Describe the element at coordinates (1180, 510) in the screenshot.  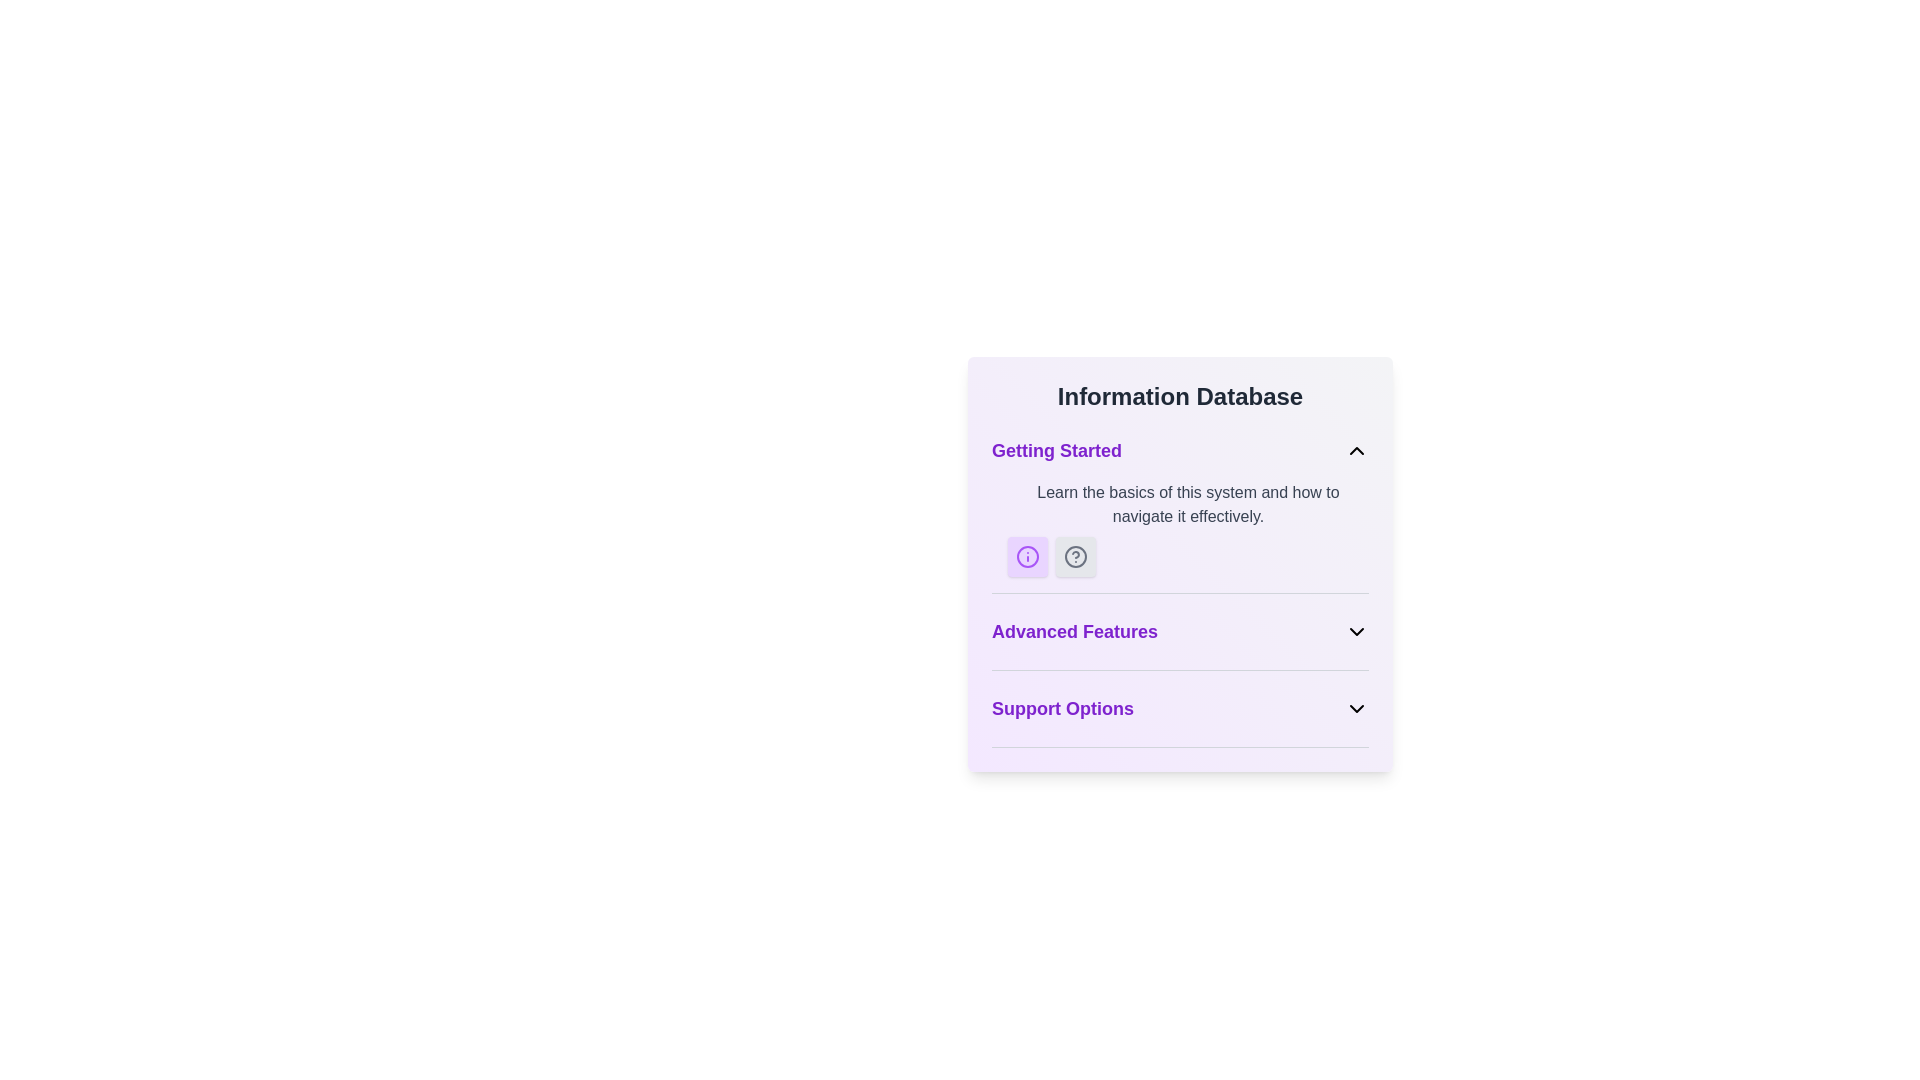
I see `the '?' icon located in the Informational Section directly below the 'Information Database' header for help` at that location.